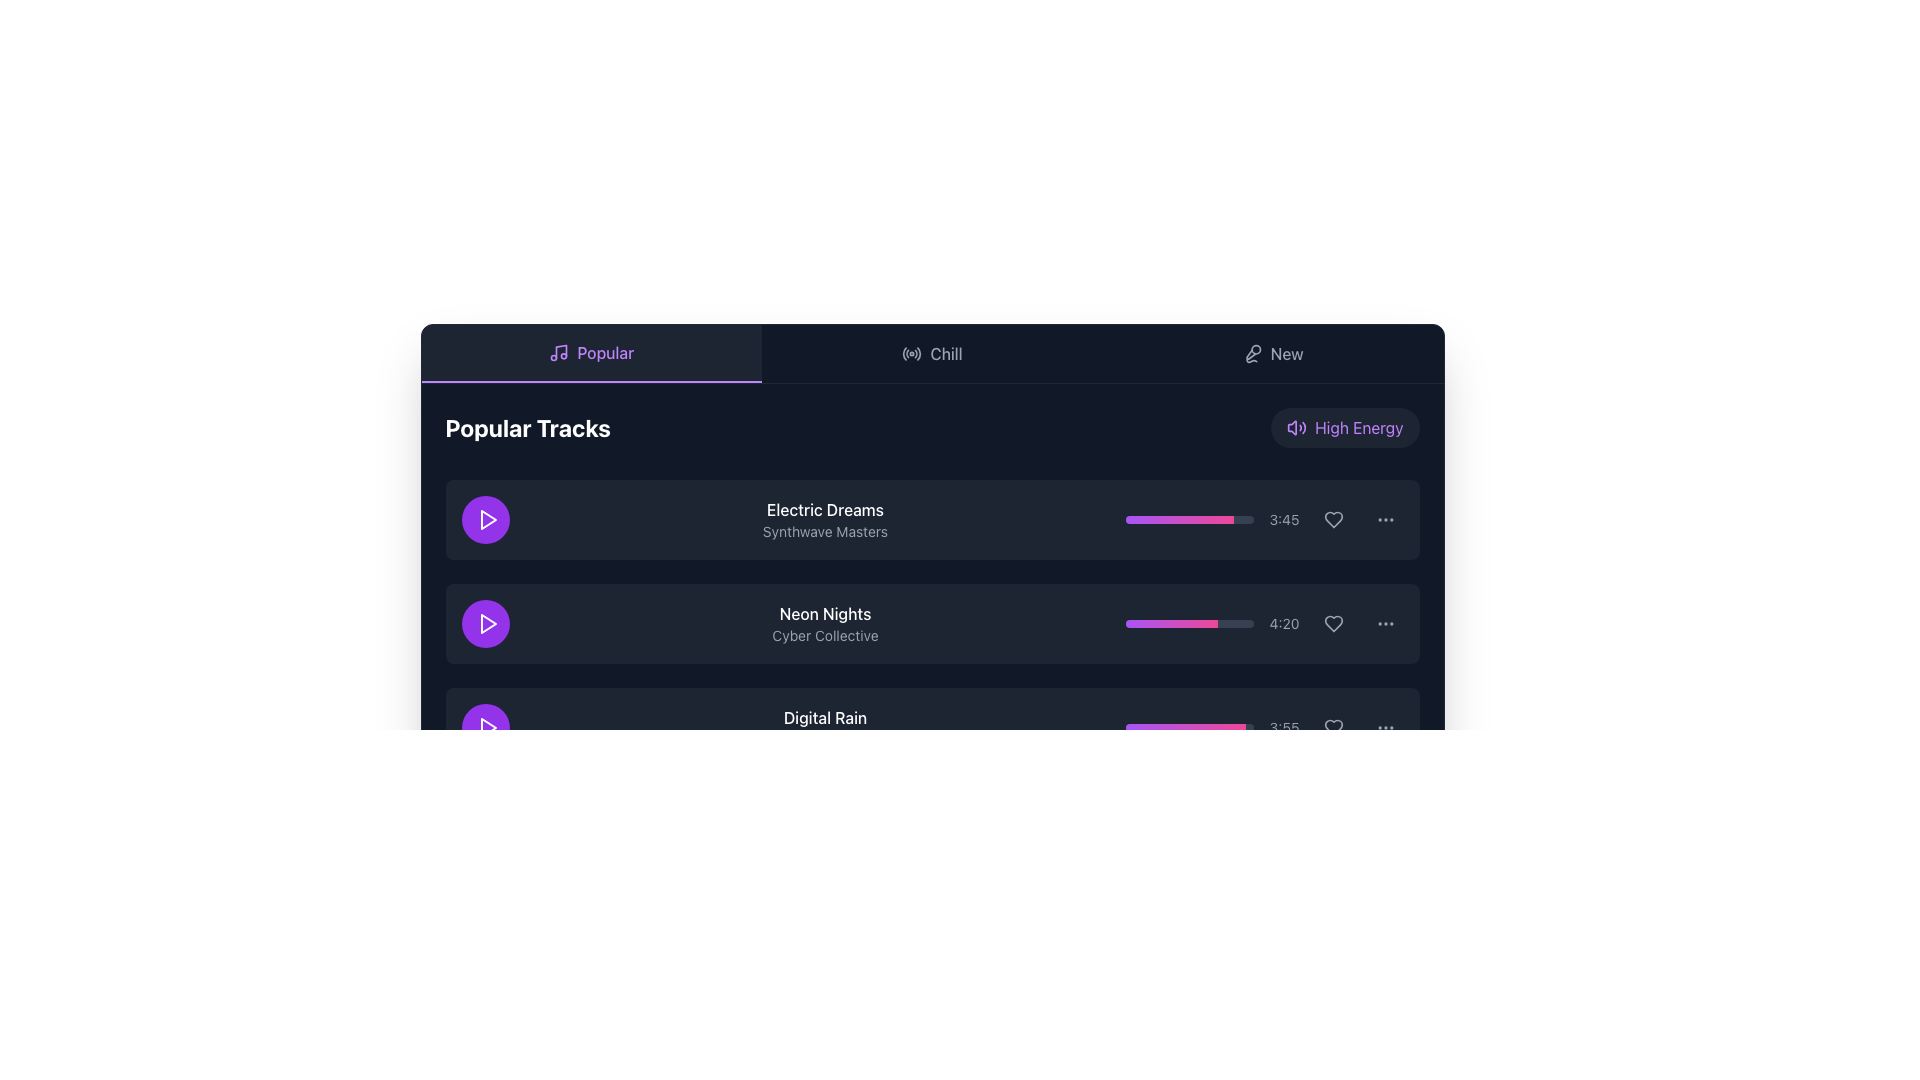 The image size is (1920, 1080). What do you see at coordinates (825, 519) in the screenshot?
I see `the text block displaying the title and artist information of a song in the first row of the popular tracks section` at bounding box center [825, 519].